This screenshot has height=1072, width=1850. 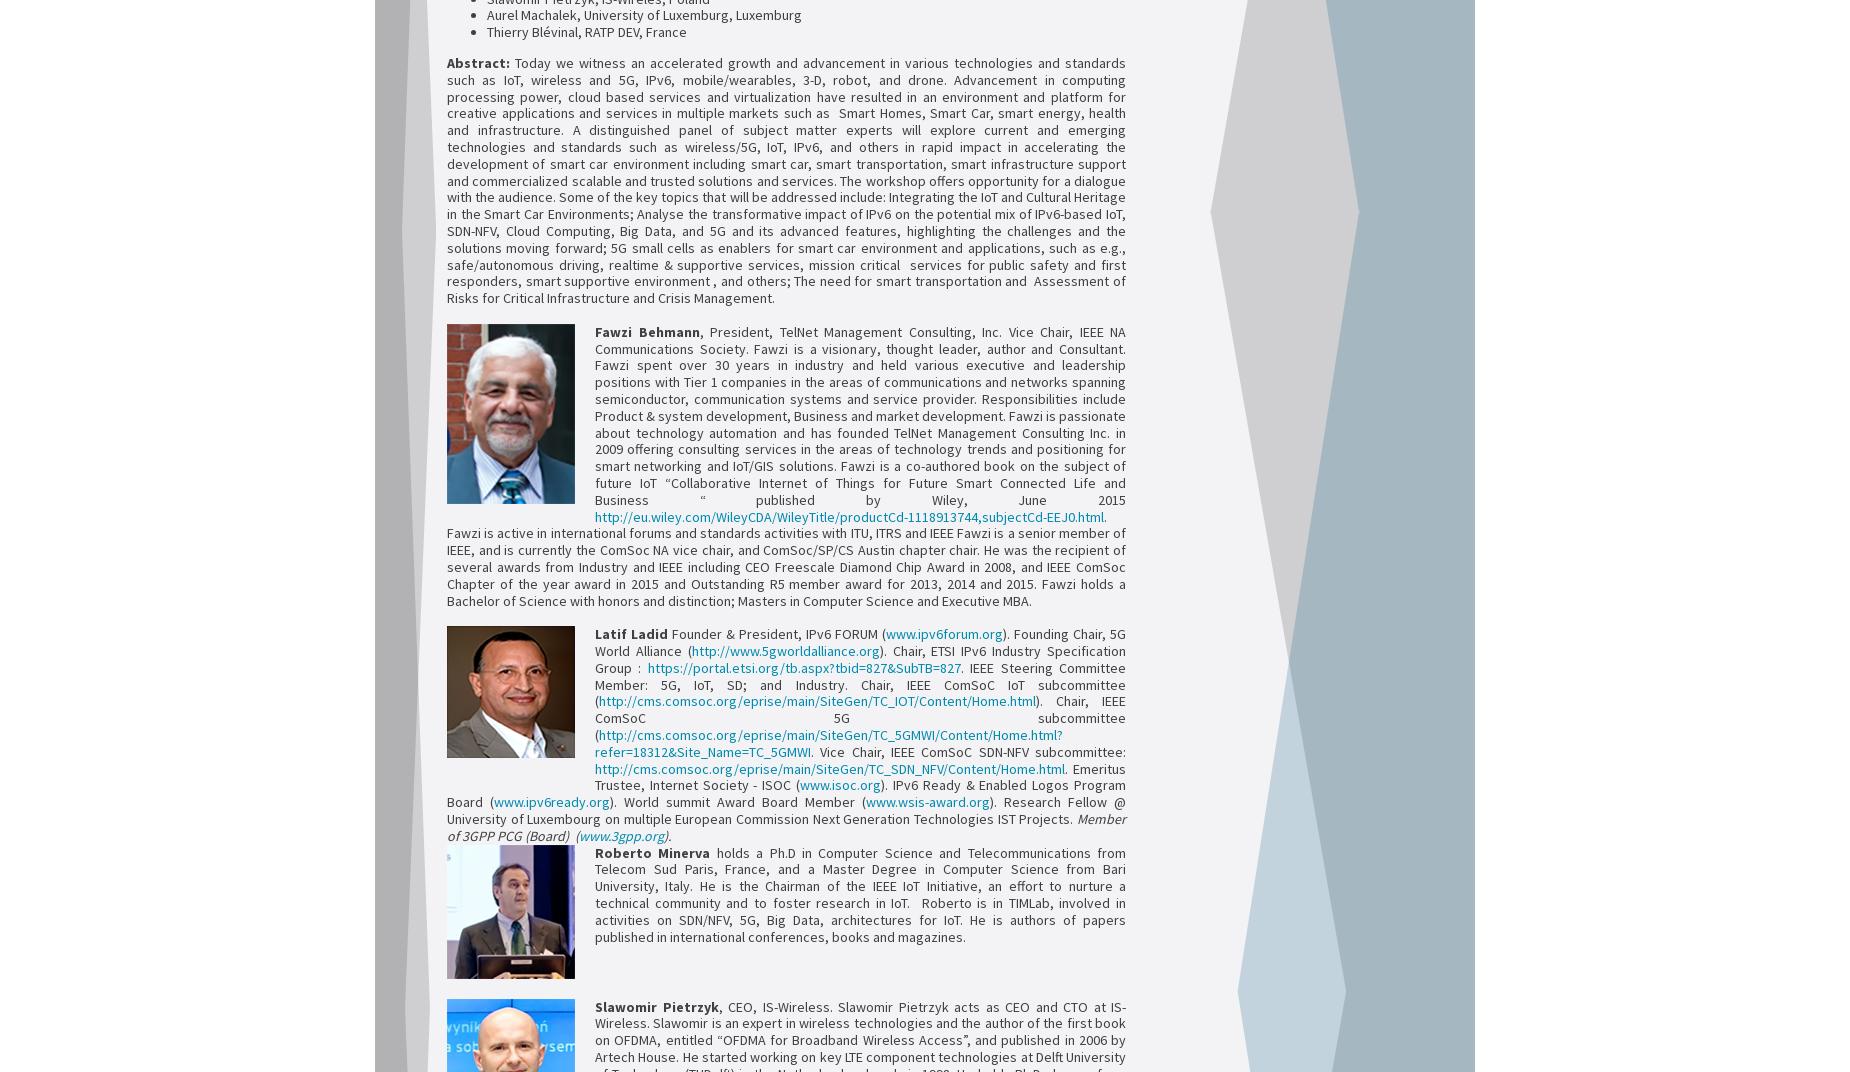 What do you see at coordinates (860, 776) in the screenshot?
I see `'. Emeritus Trustee, Internet Society - ISOC ('` at bounding box center [860, 776].